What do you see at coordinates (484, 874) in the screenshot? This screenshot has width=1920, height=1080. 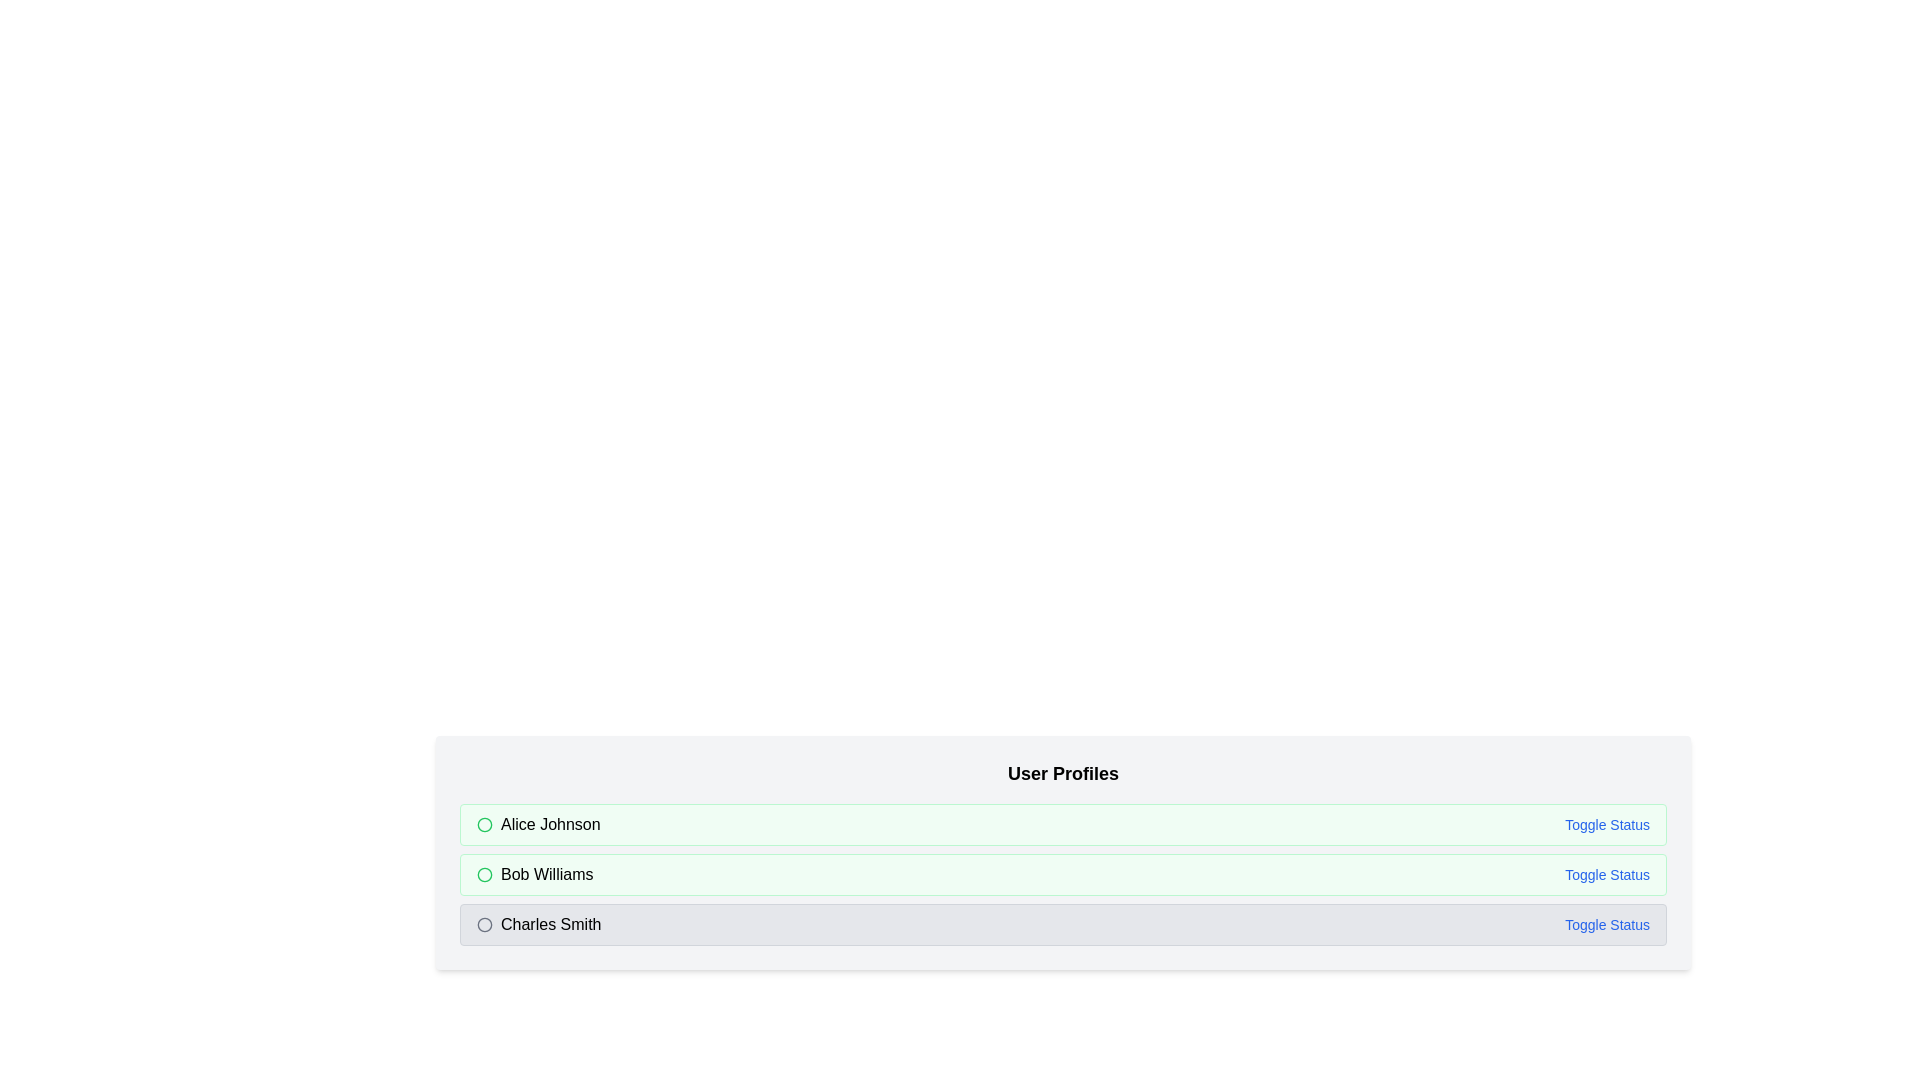 I see `the Status indicator icon for the user 'Bob Williams' to check the online or active status` at bounding box center [484, 874].